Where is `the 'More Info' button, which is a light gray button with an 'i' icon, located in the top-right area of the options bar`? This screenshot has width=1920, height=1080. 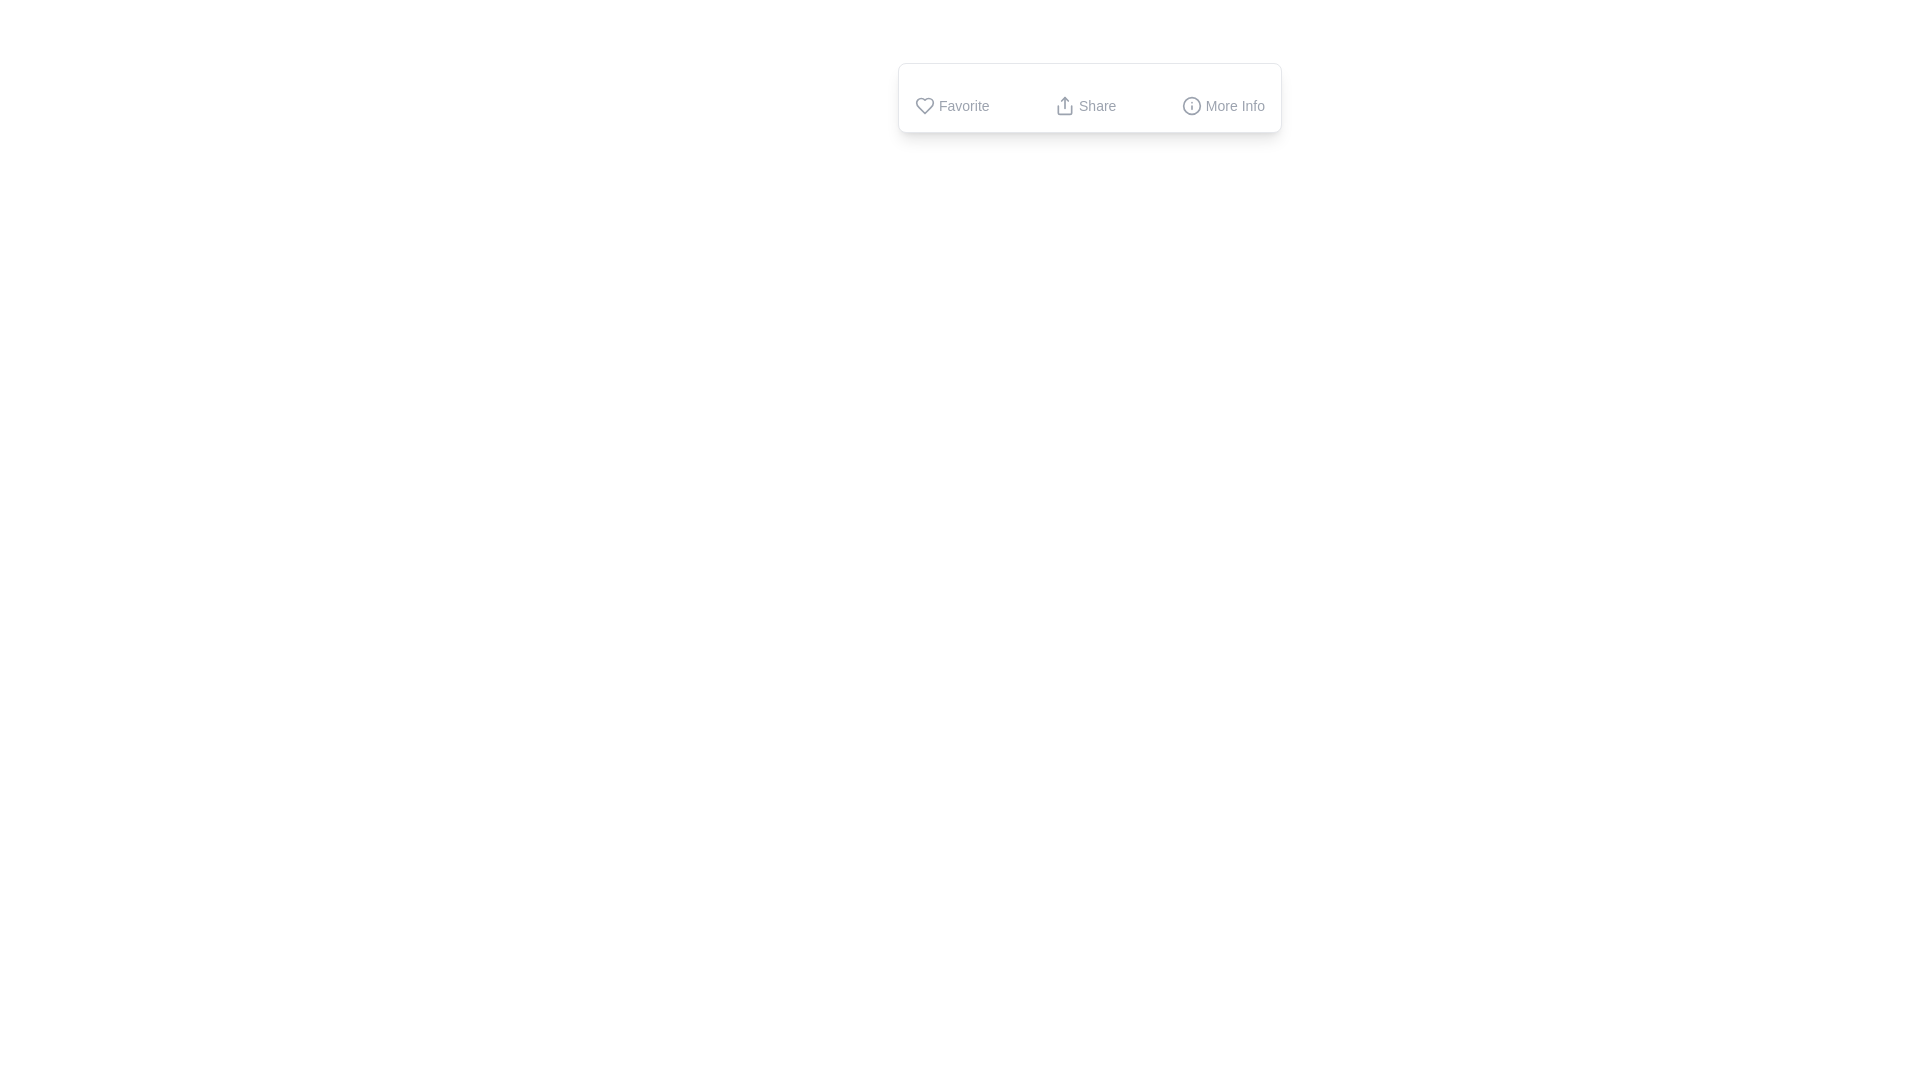
the 'More Info' button, which is a light gray button with an 'i' icon, located in the top-right area of the options bar is located at coordinates (1222, 105).